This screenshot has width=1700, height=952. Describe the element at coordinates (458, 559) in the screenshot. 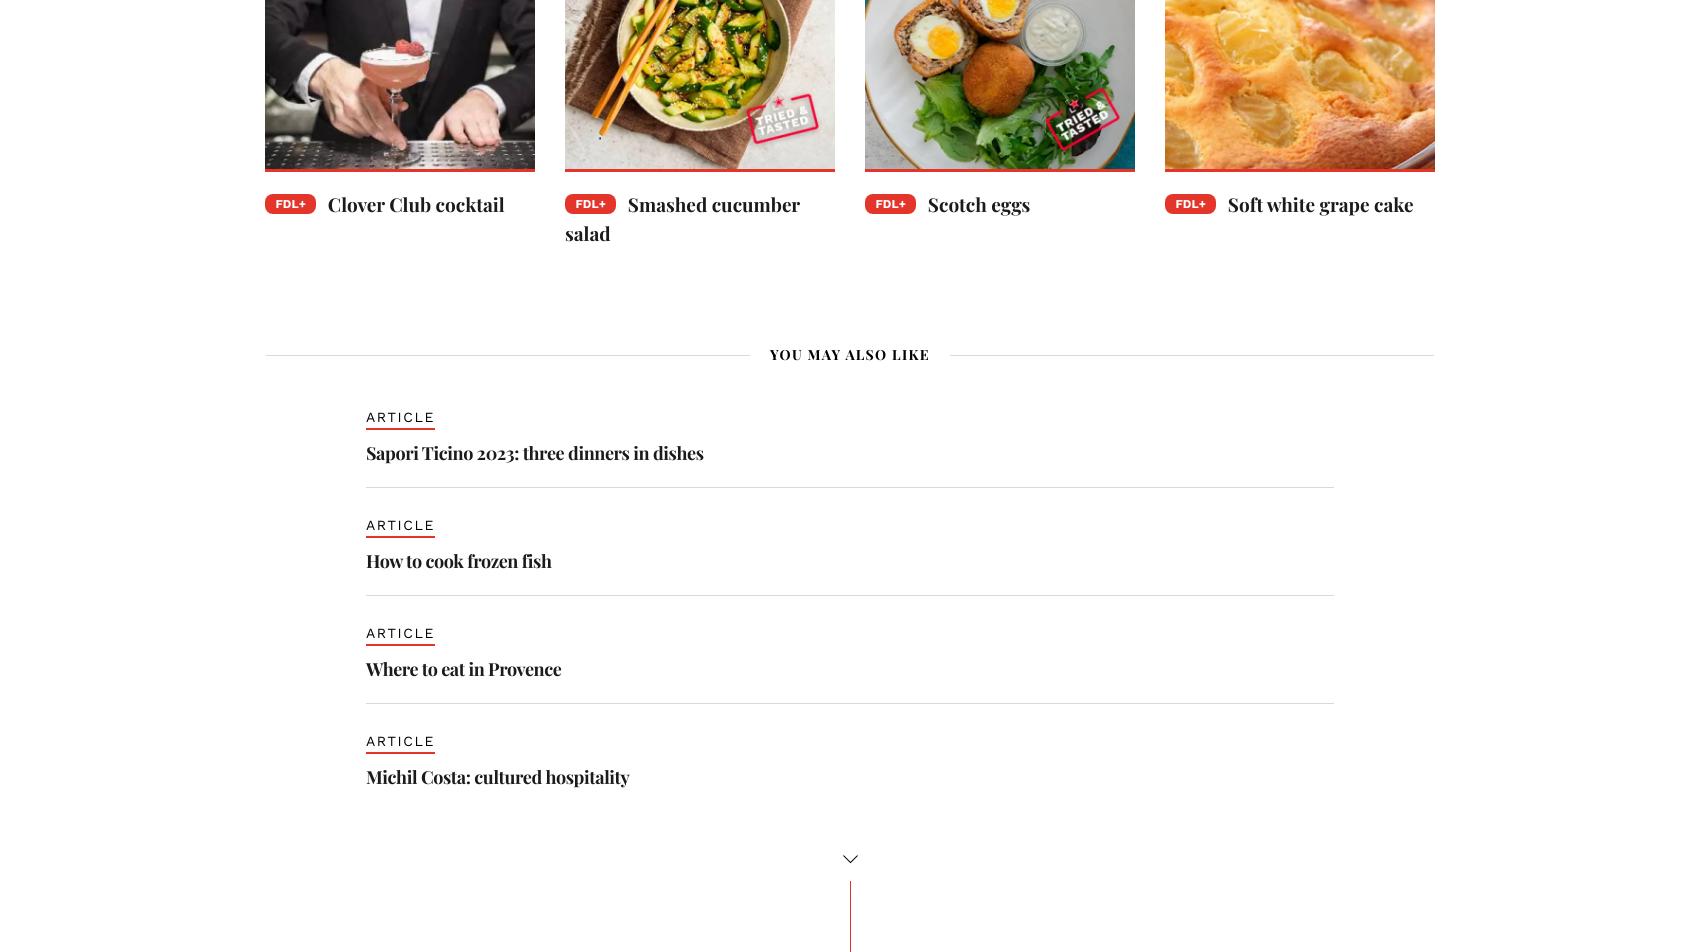

I see `'How to cook frozen fish'` at that location.